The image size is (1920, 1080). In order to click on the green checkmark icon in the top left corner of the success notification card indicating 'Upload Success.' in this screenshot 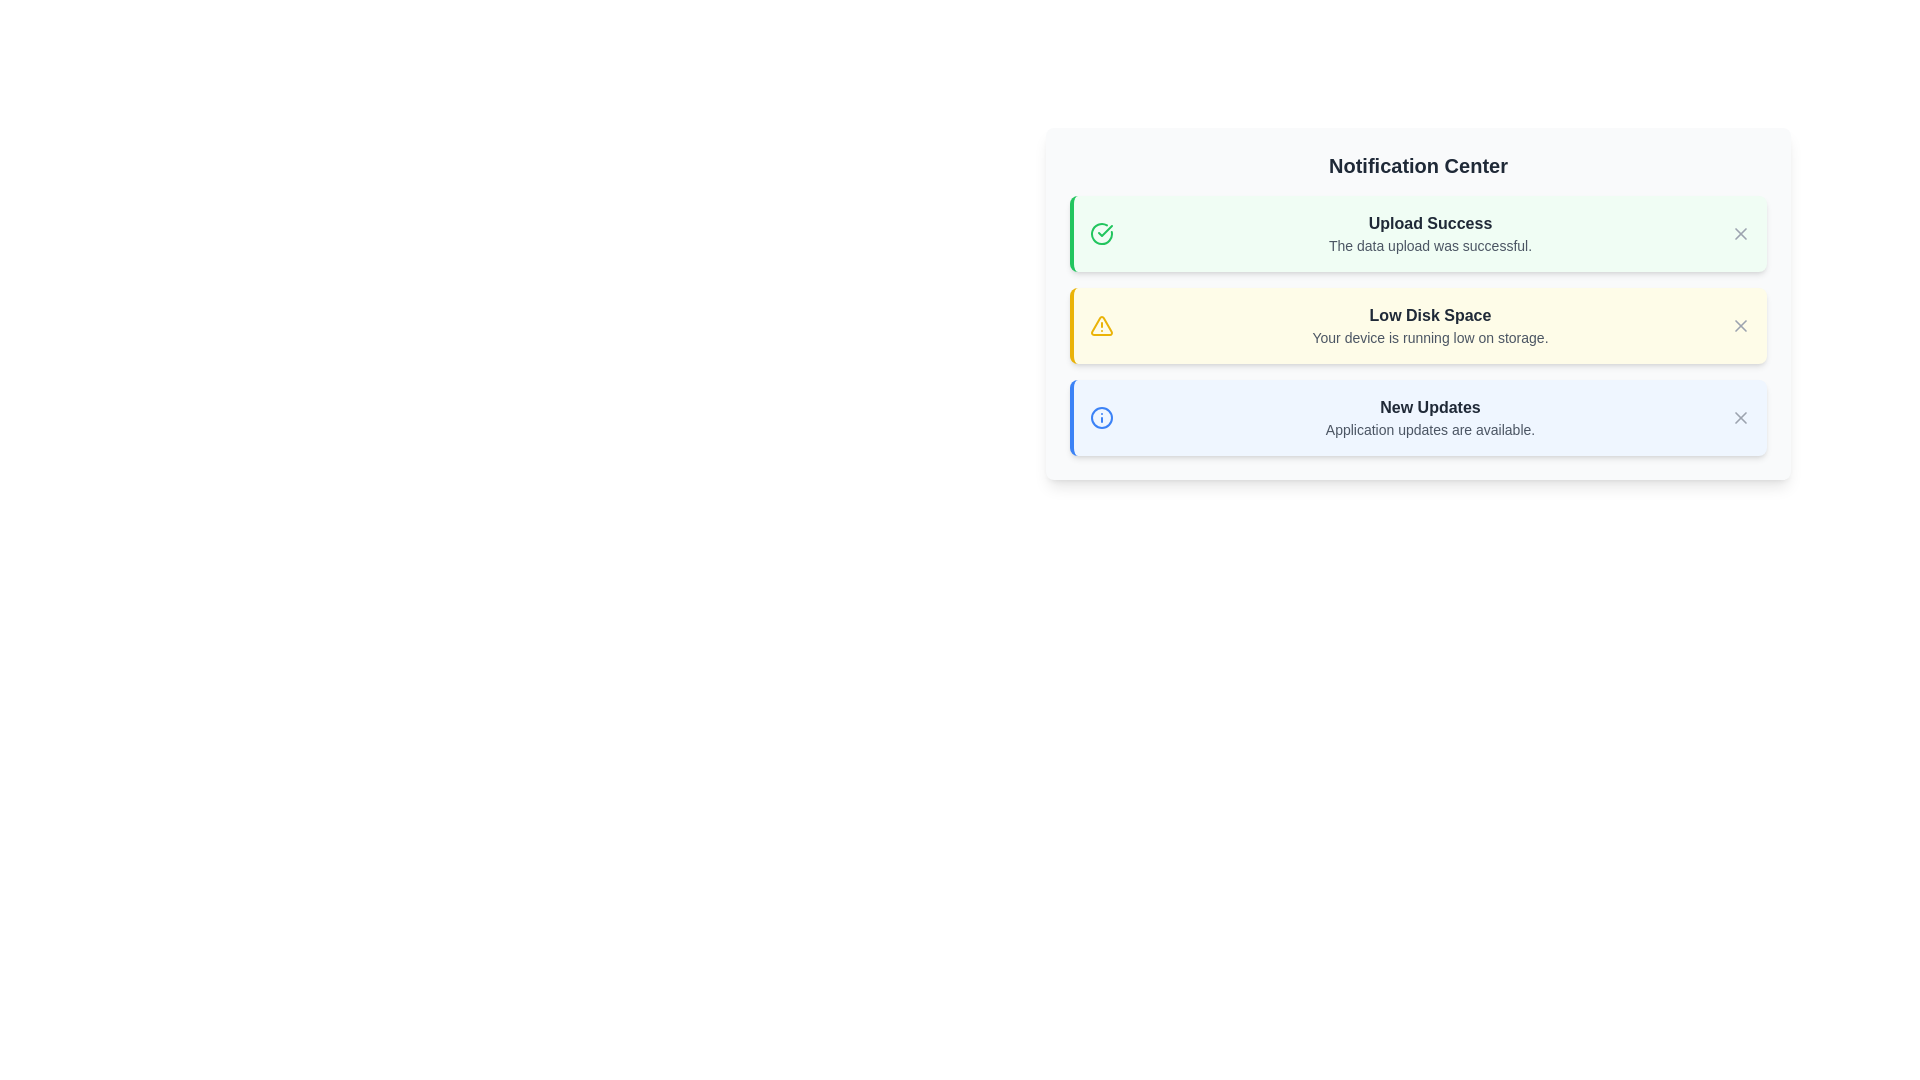, I will do `click(1104, 230)`.